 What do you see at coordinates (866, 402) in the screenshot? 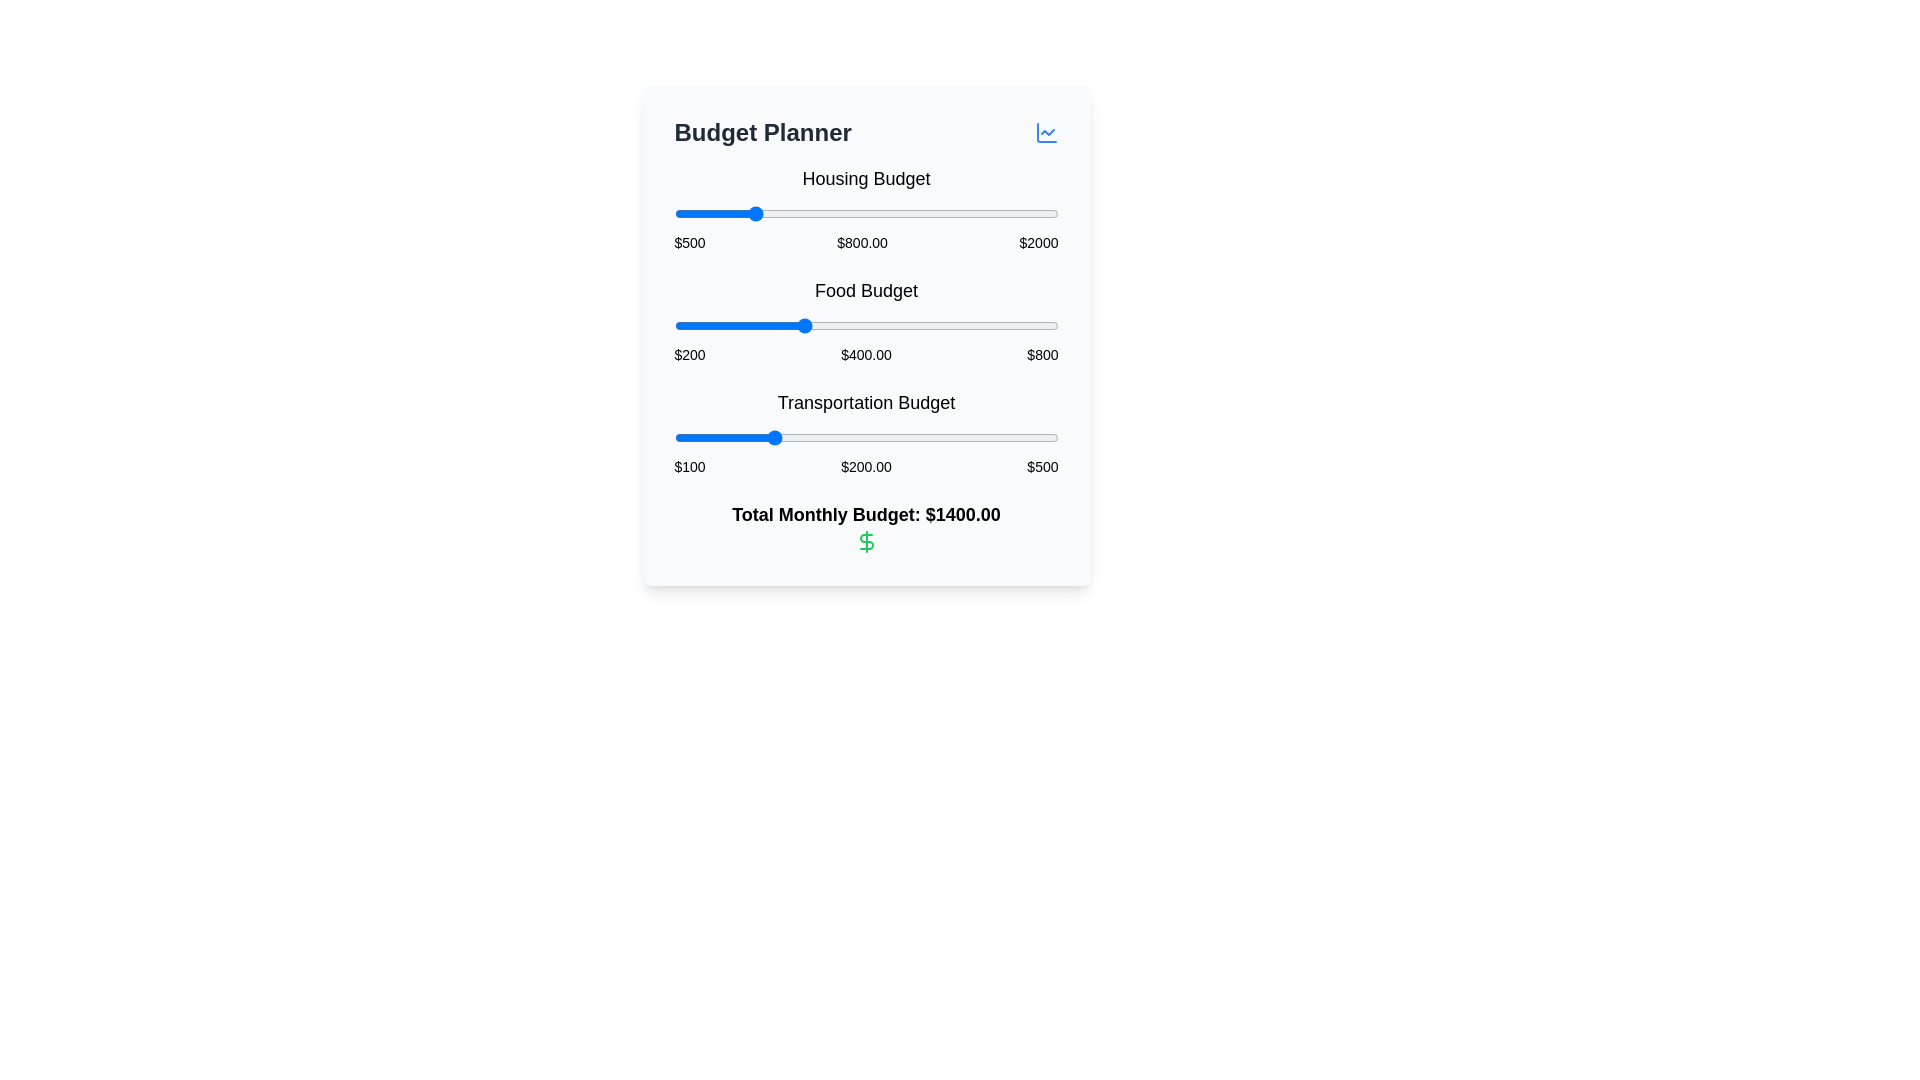
I see `the 'Transportation Budget' text label which displays the text in bold and larger font style, located above the range input element` at bounding box center [866, 402].